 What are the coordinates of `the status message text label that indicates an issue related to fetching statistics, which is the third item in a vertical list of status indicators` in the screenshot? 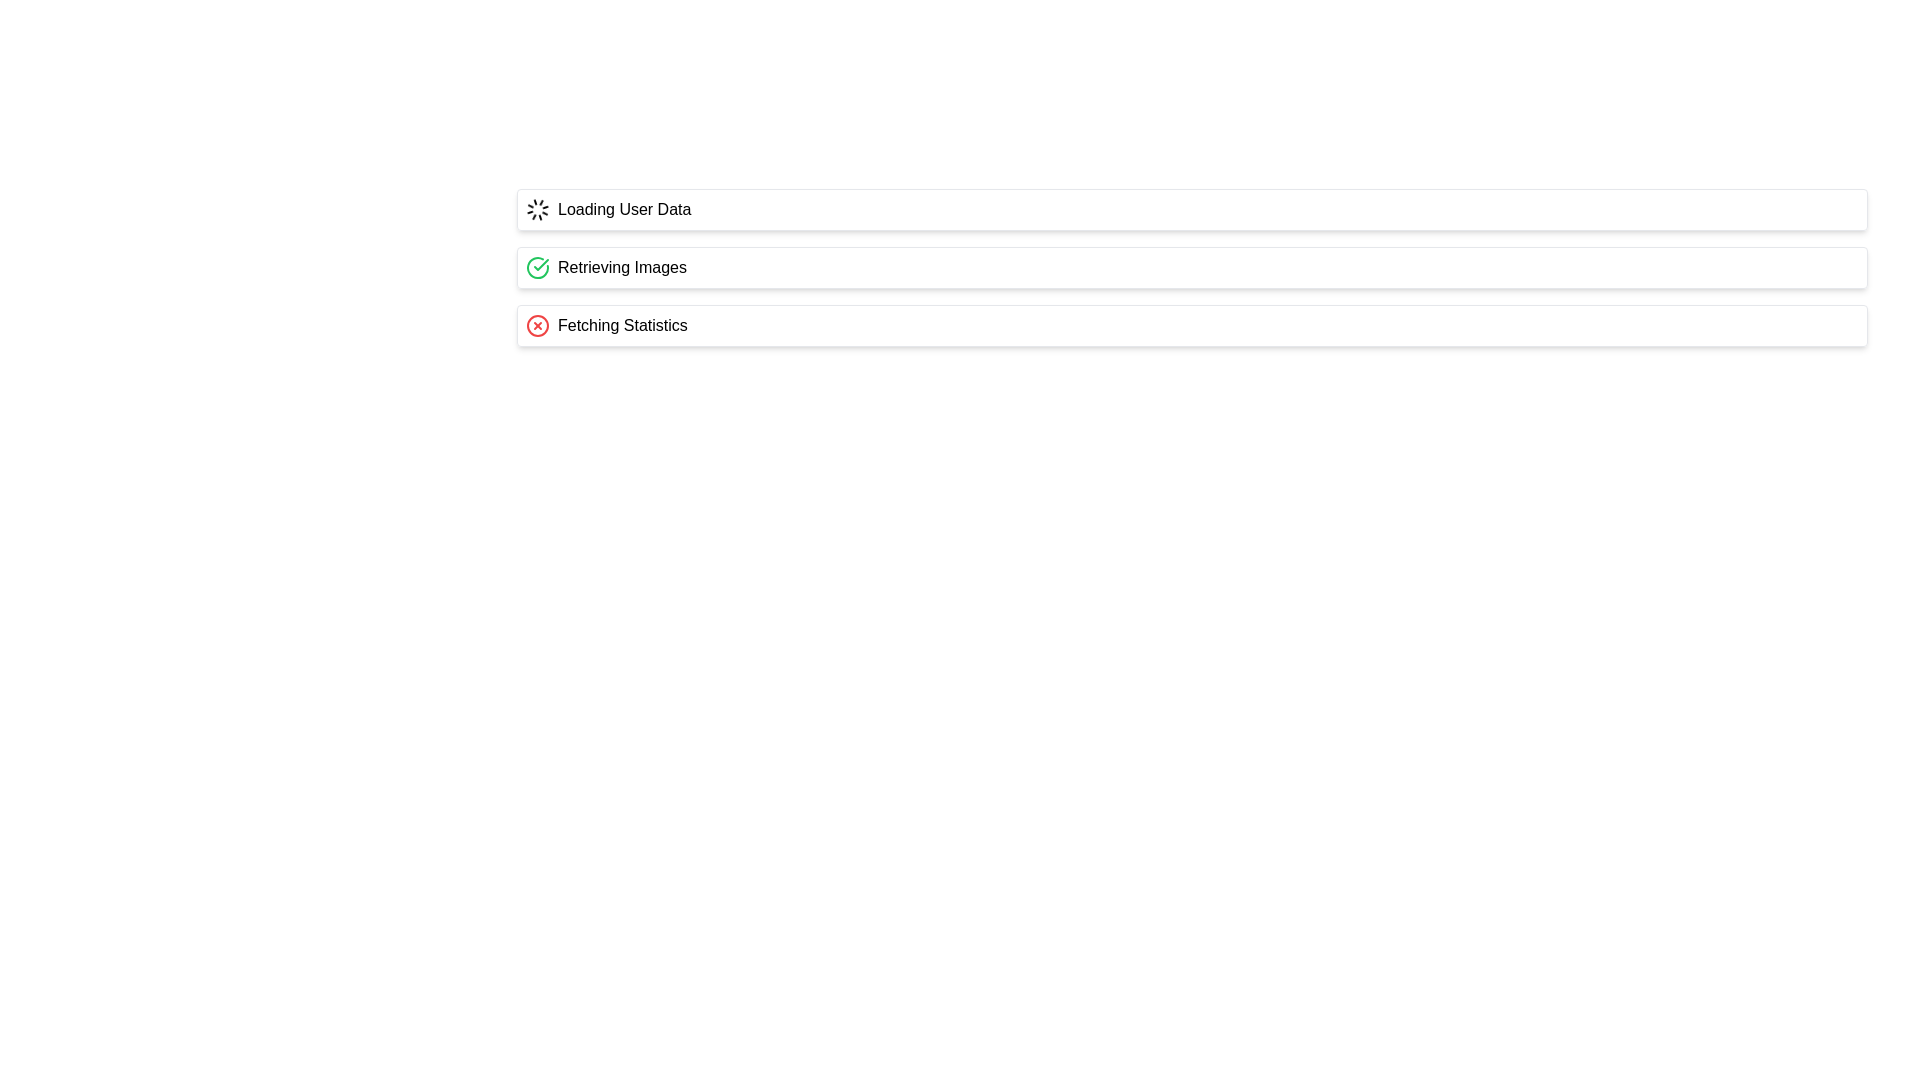 It's located at (621, 325).